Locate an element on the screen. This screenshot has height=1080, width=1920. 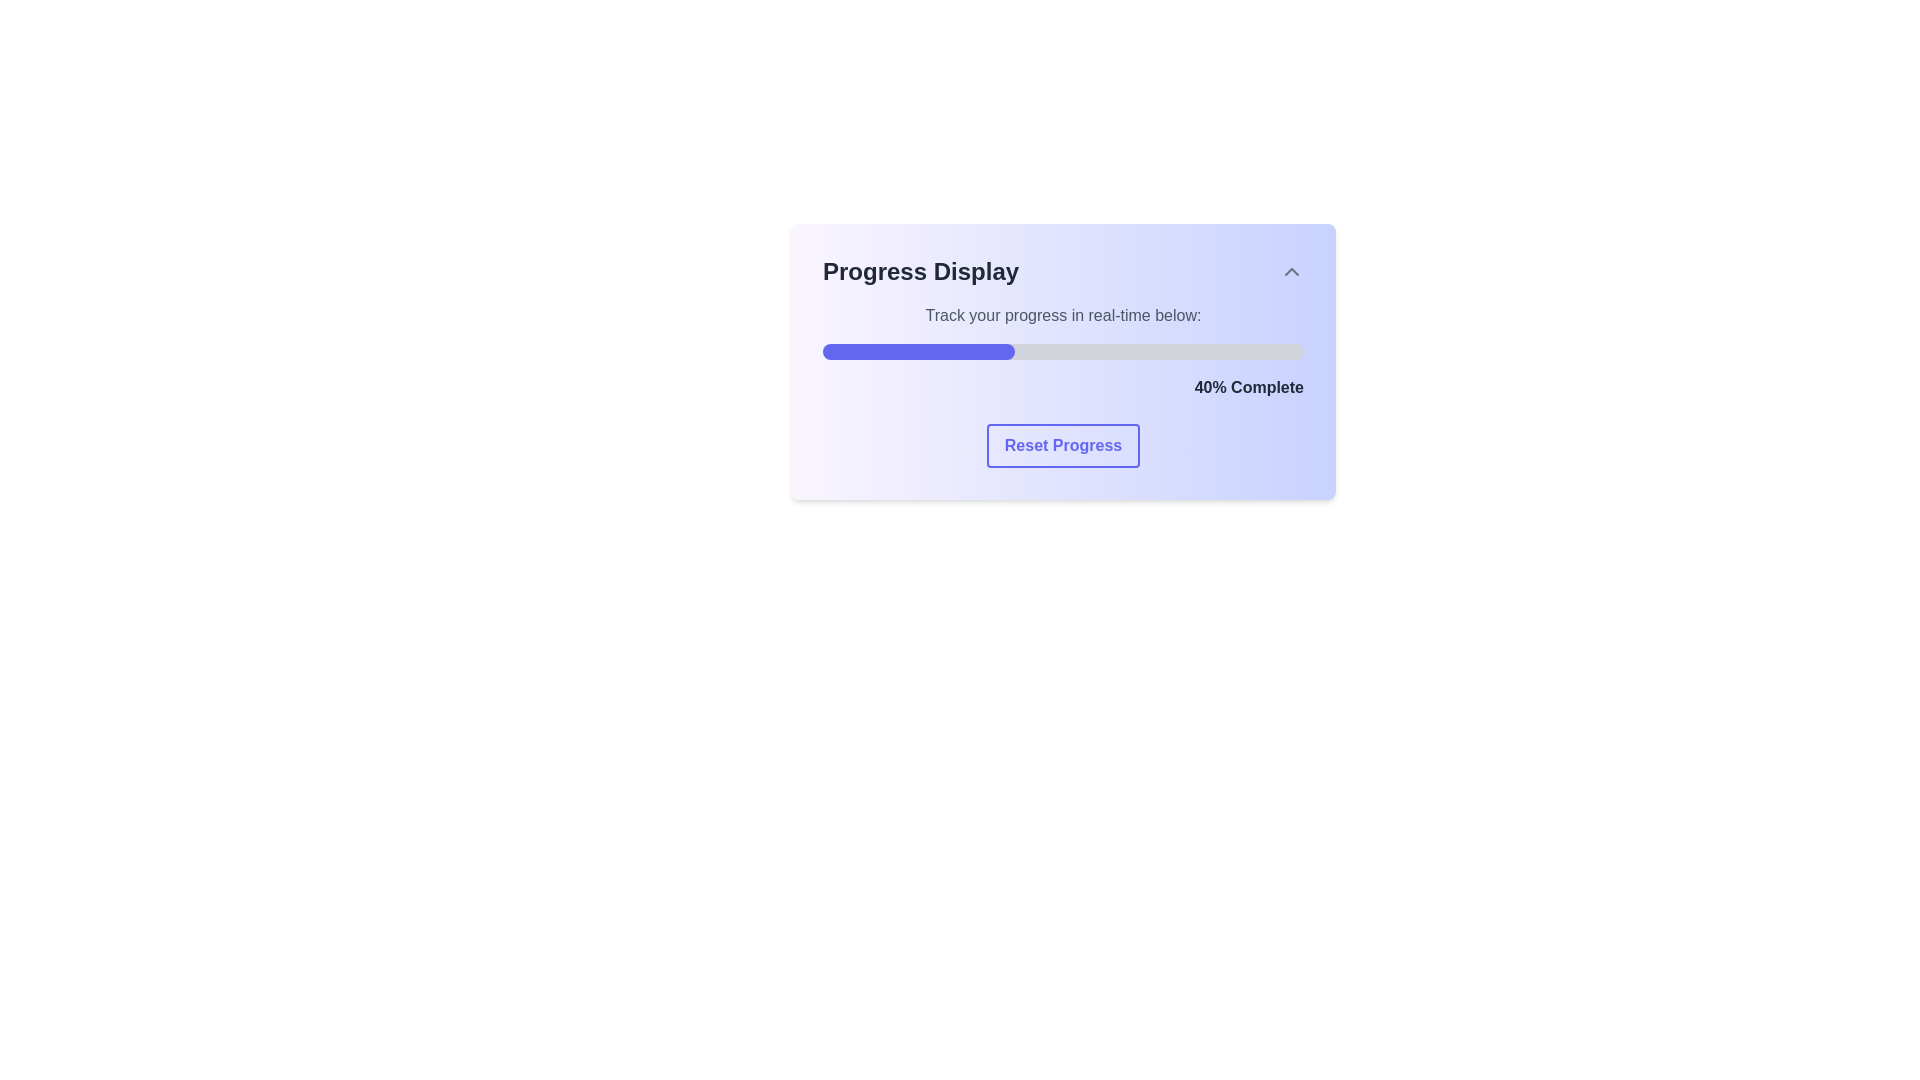
the 'Reset Progress' button, which is a rectangular button with bold text and a blue border, located centrally below the progress bar is located at coordinates (1062, 445).